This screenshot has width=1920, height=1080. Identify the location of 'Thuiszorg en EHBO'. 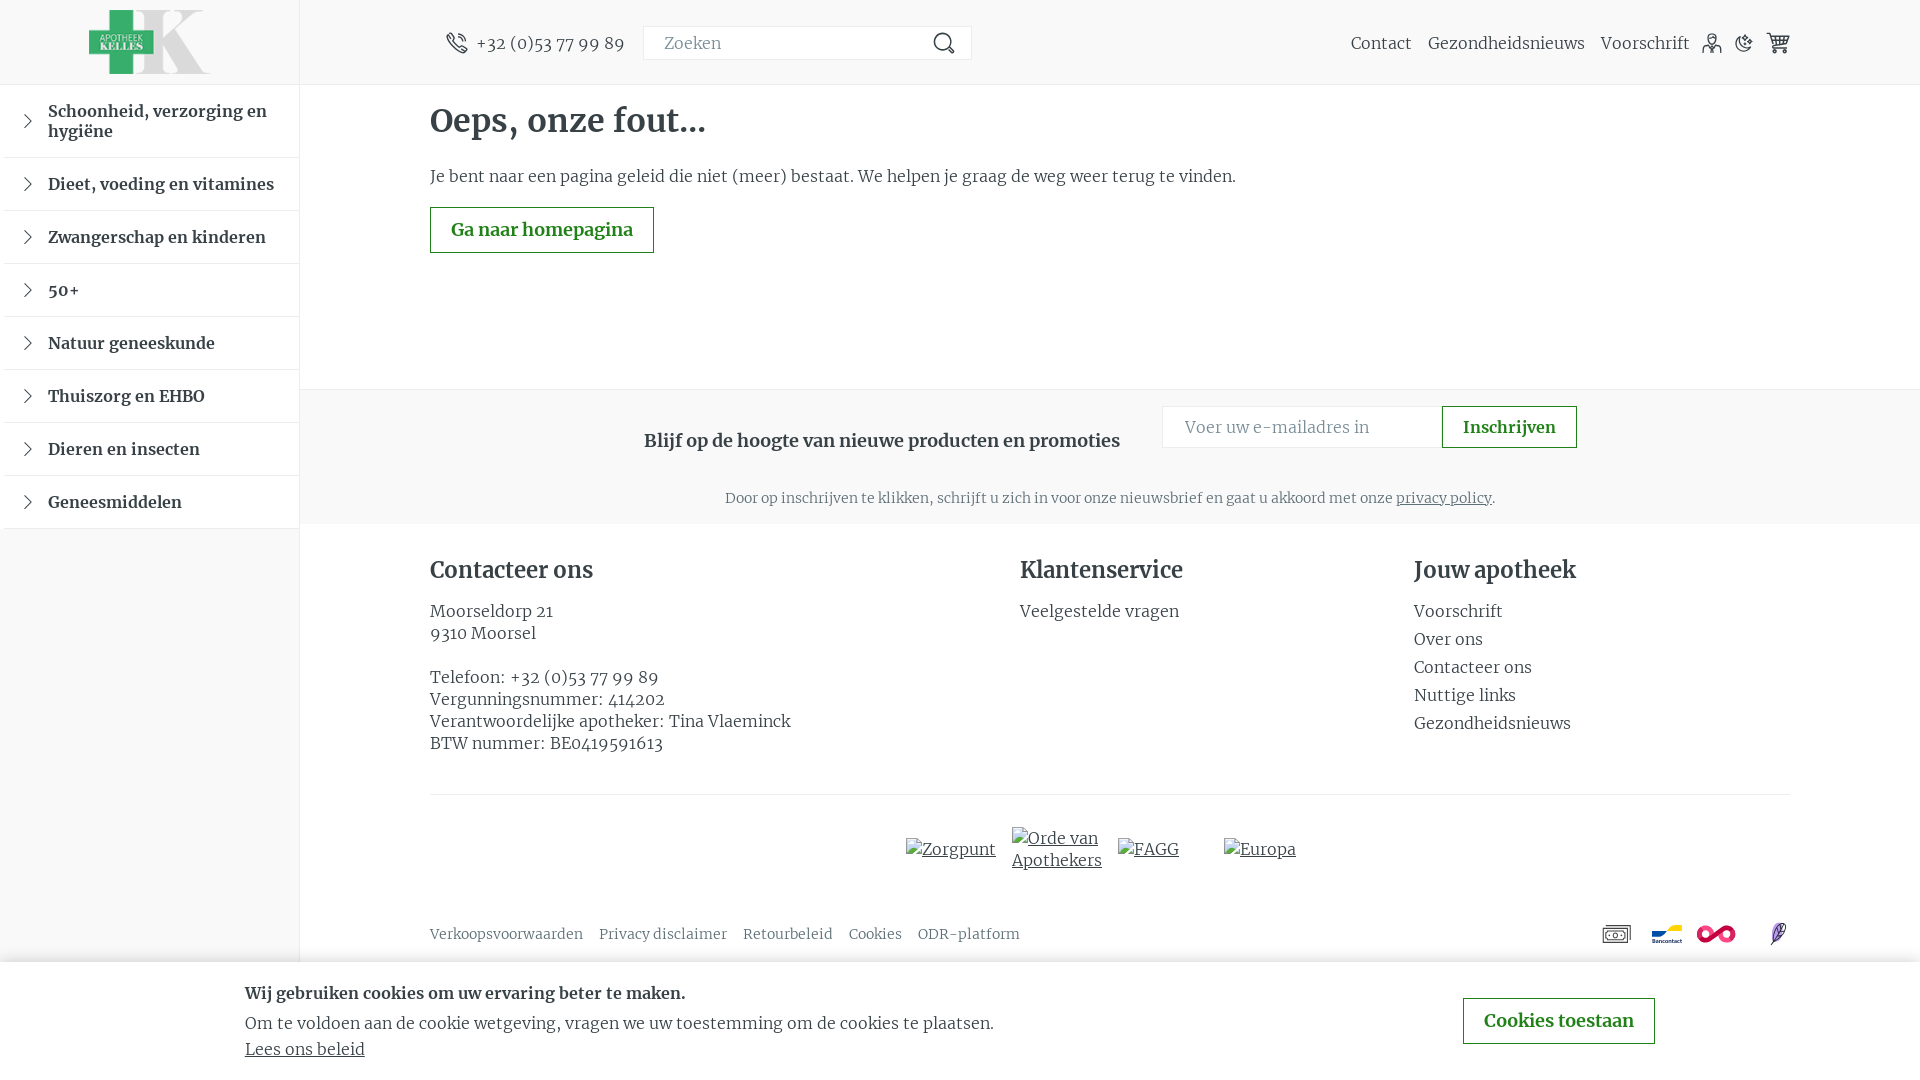
(150, 396).